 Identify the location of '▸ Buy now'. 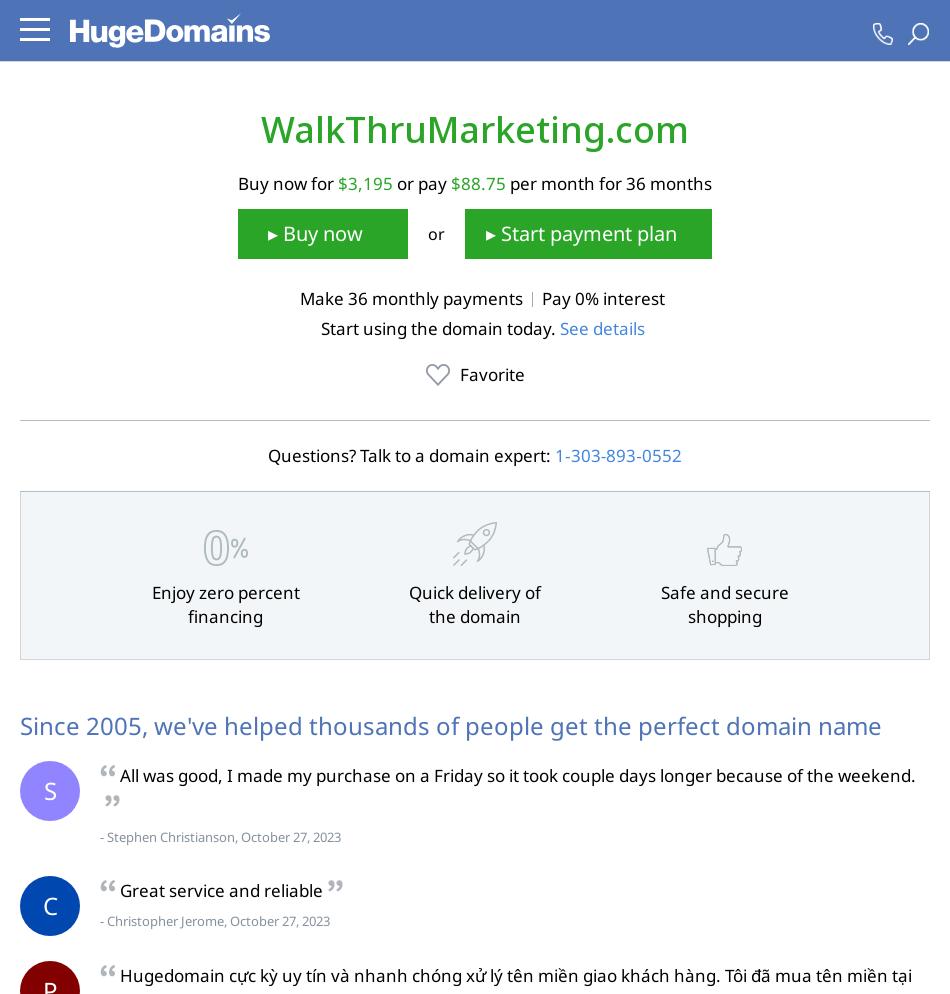
(314, 232).